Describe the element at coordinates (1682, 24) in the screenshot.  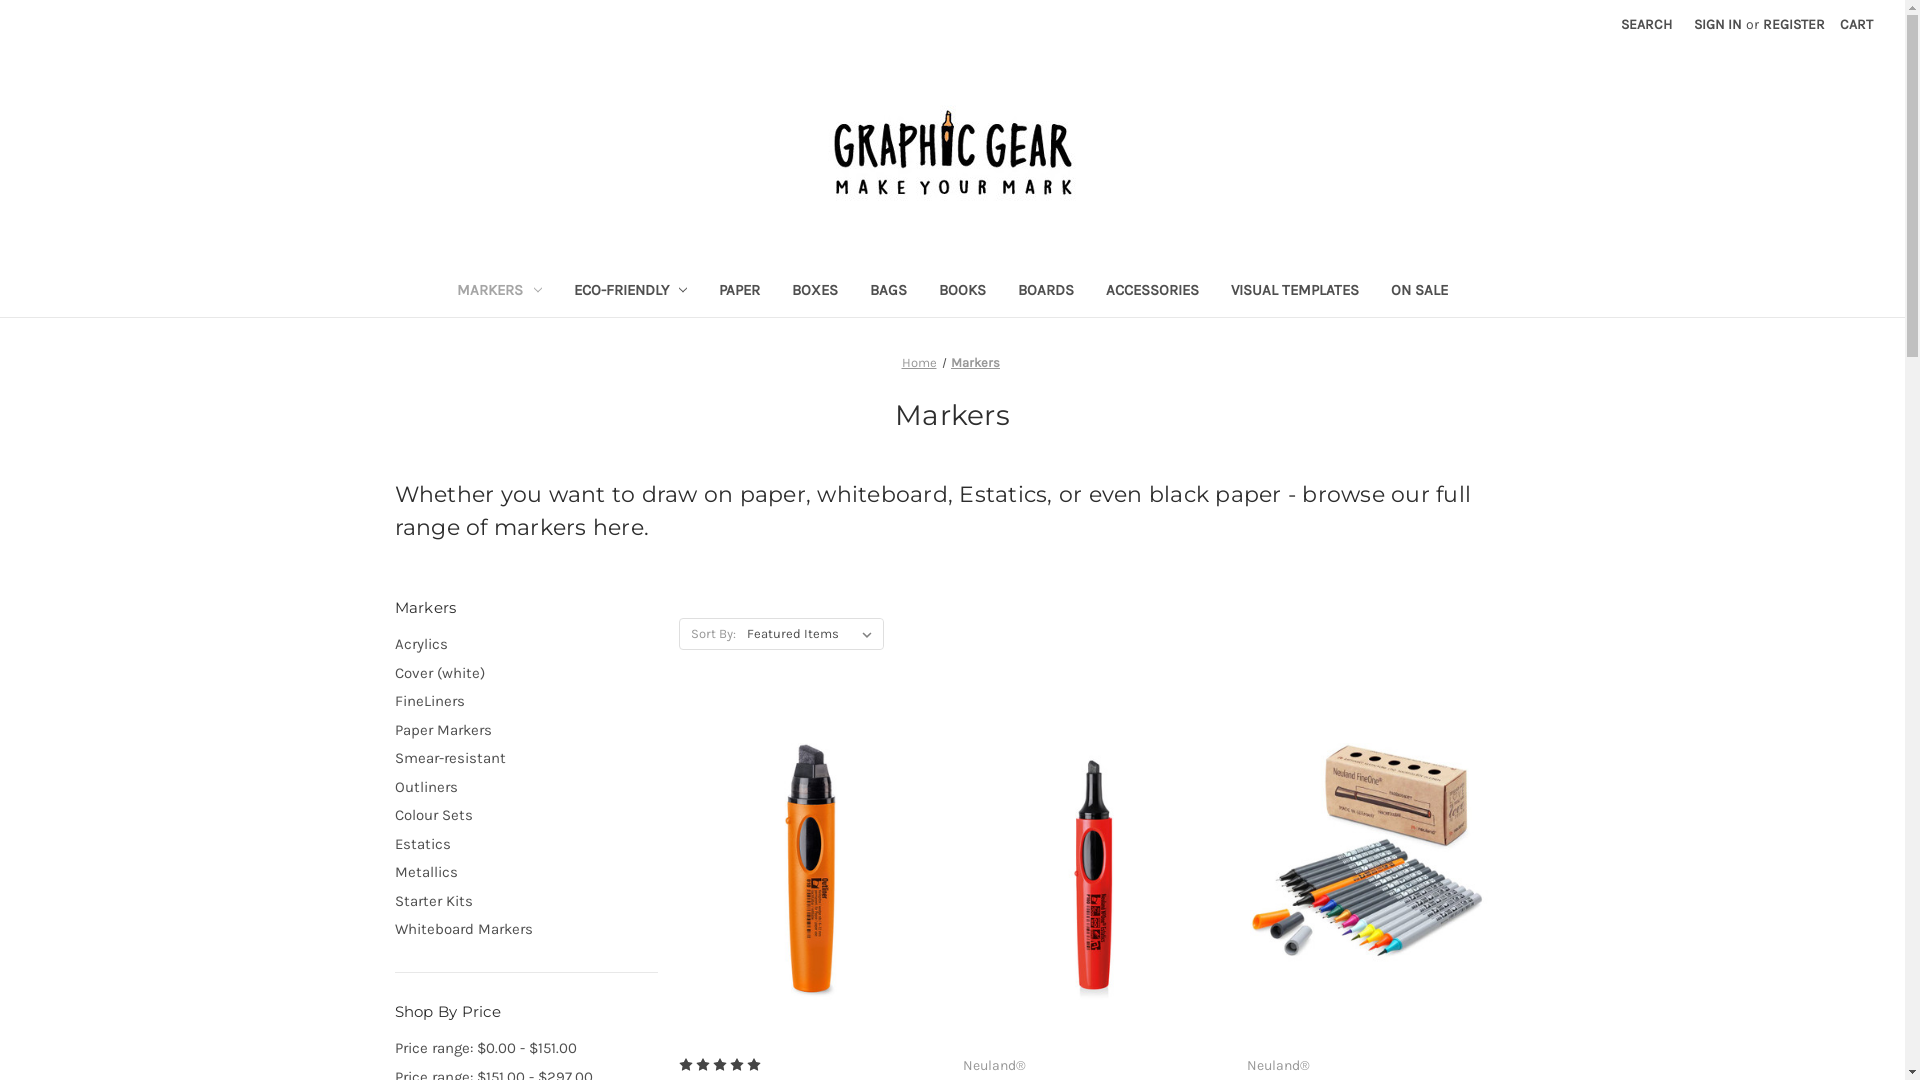
I see `'SIGN IN'` at that location.